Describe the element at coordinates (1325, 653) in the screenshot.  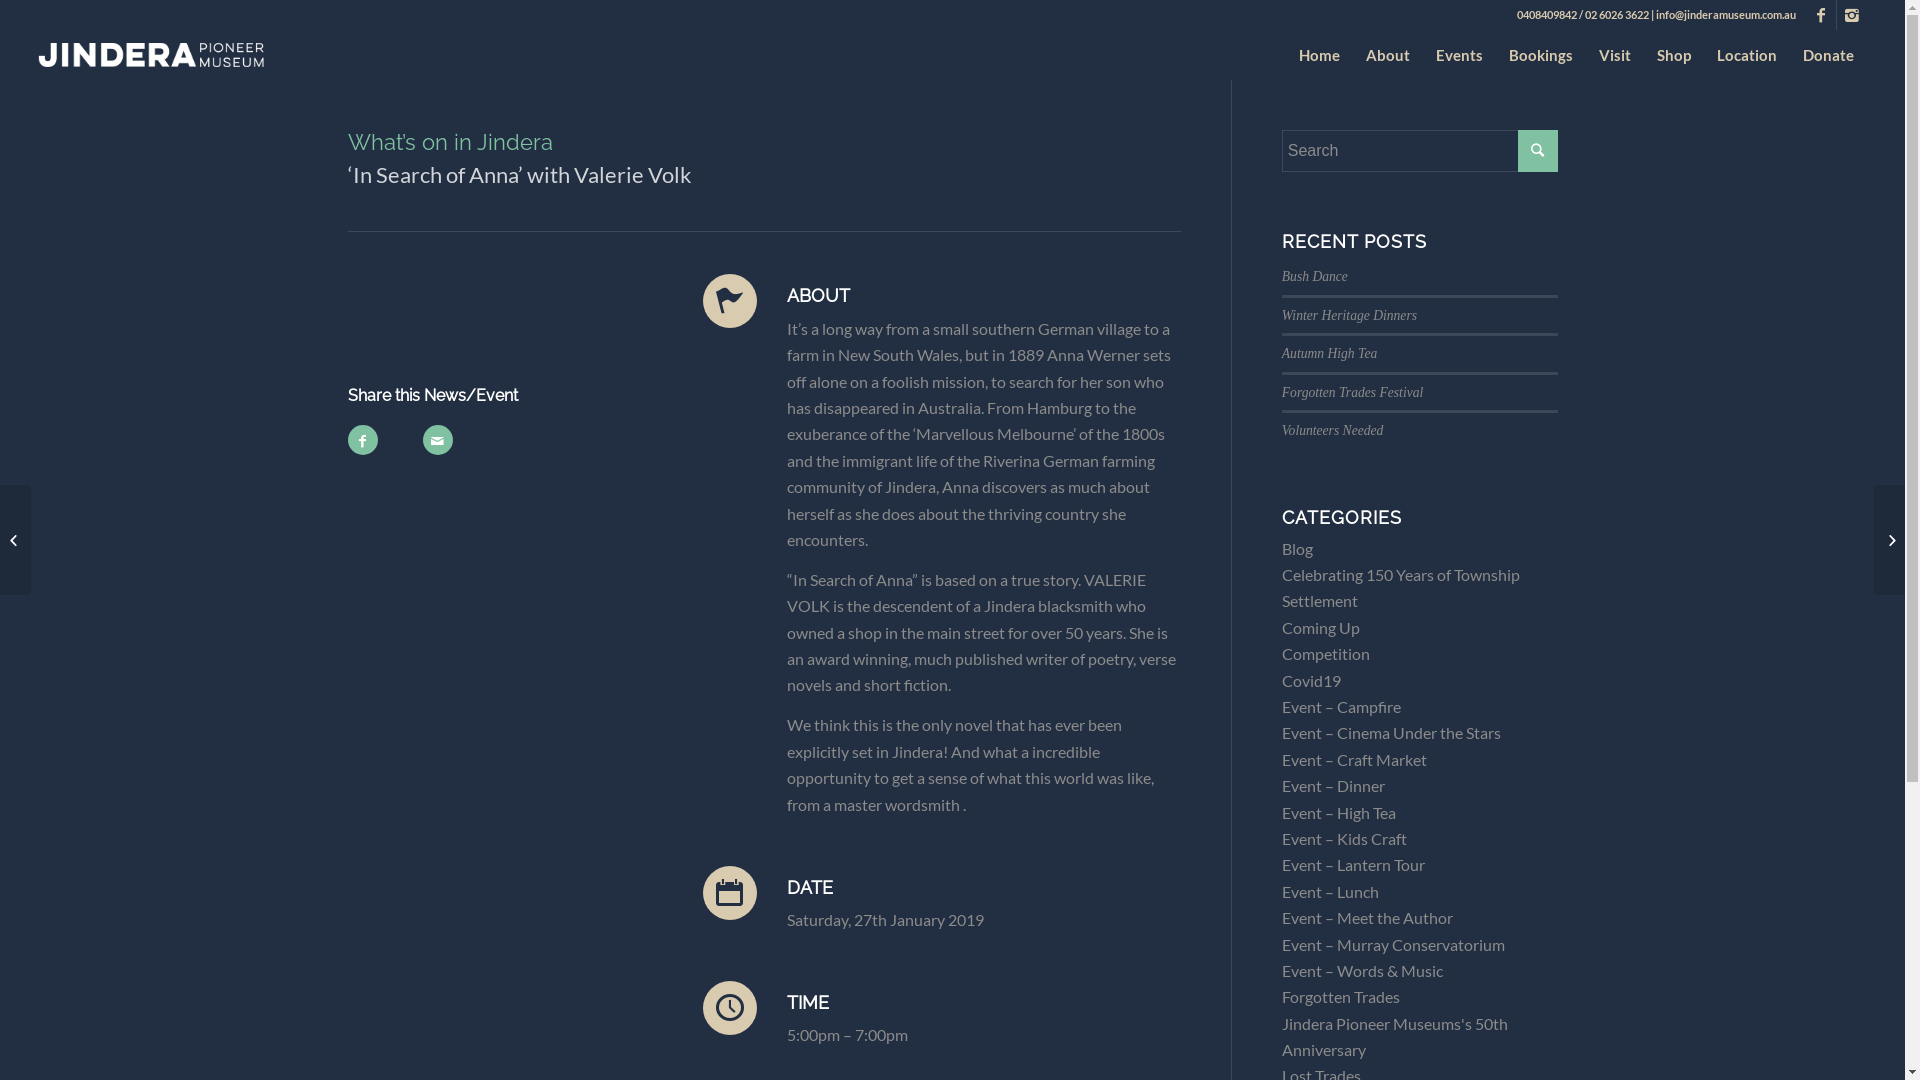
I see `'Competition'` at that location.